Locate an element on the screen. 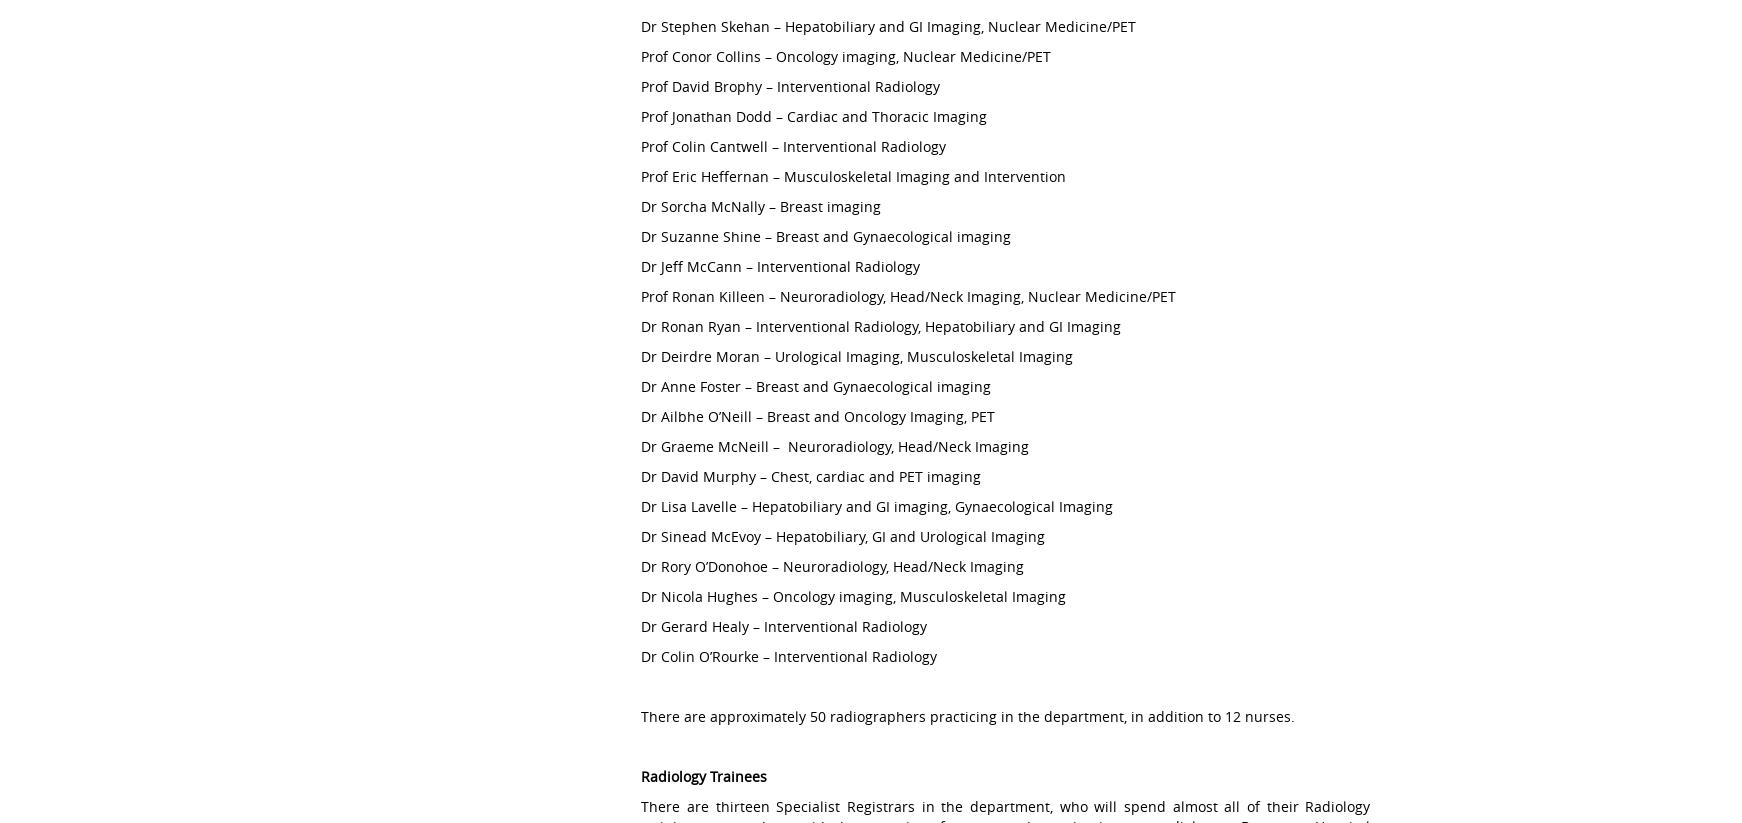  'Dr Stephen Skehan – Hepatobiliary and GI Imaging, Nuclear Medicine/PET' is located at coordinates (887, 25).